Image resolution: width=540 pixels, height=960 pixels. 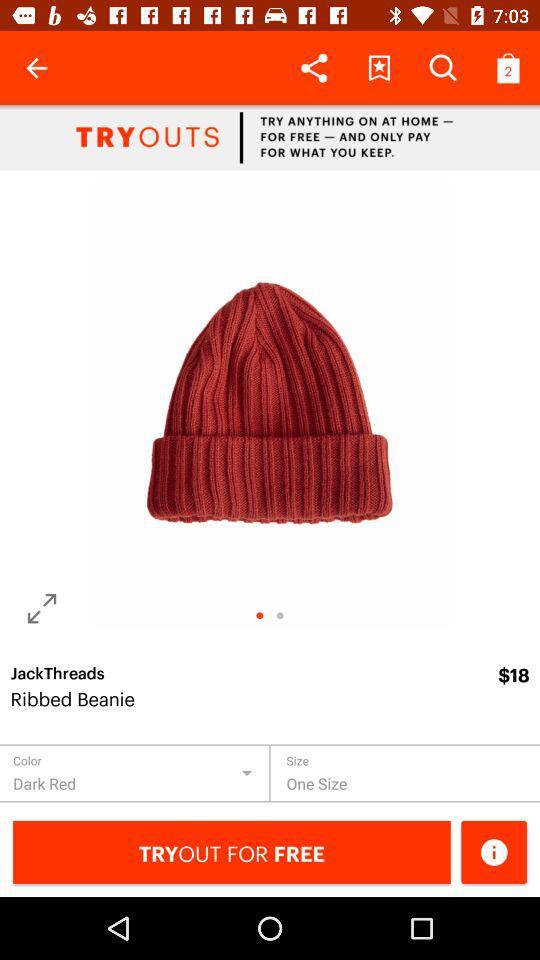 I want to click on see additional information about this product, so click(x=493, y=851).